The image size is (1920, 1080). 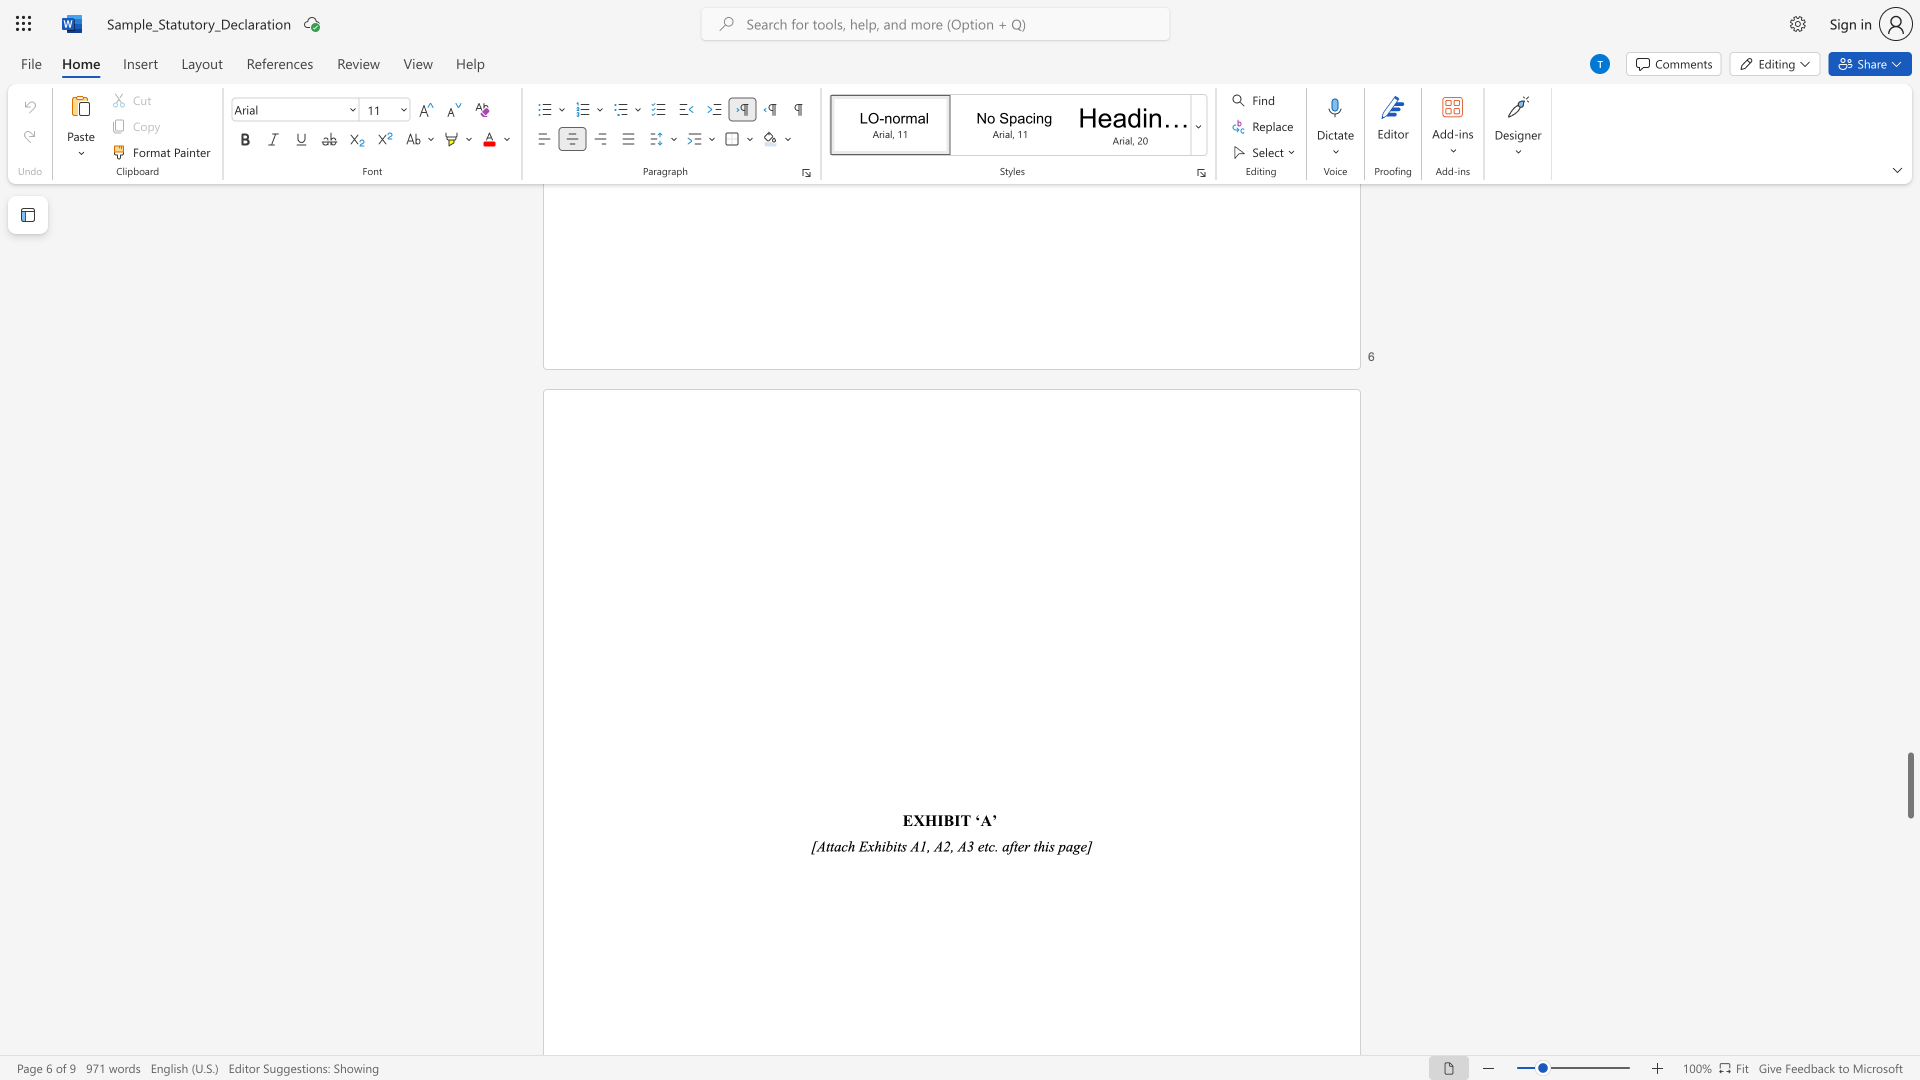 What do you see at coordinates (1909, 599) in the screenshot?
I see `the scrollbar to slide the page up` at bounding box center [1909, 599].